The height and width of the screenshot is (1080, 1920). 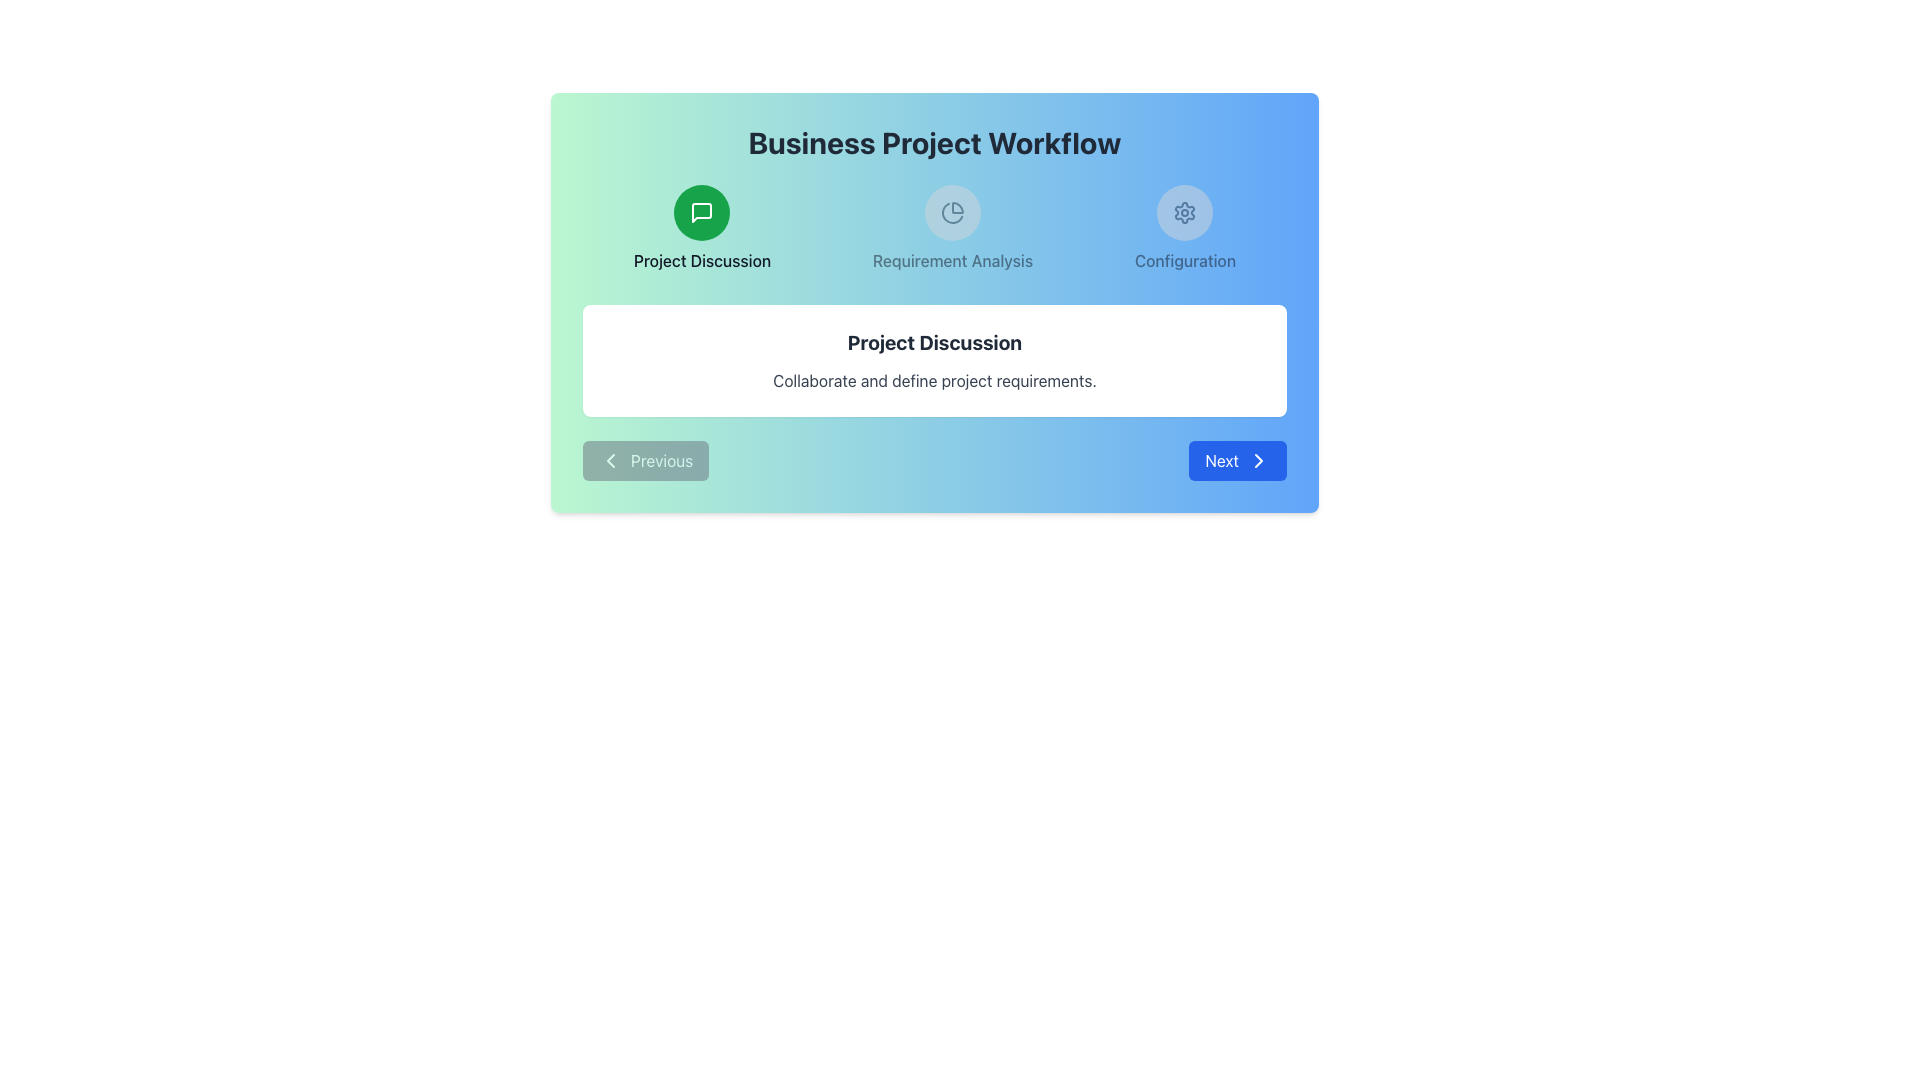 I want to click on the 'Requirement Analysis' icon button, so click(x=951, y=212).